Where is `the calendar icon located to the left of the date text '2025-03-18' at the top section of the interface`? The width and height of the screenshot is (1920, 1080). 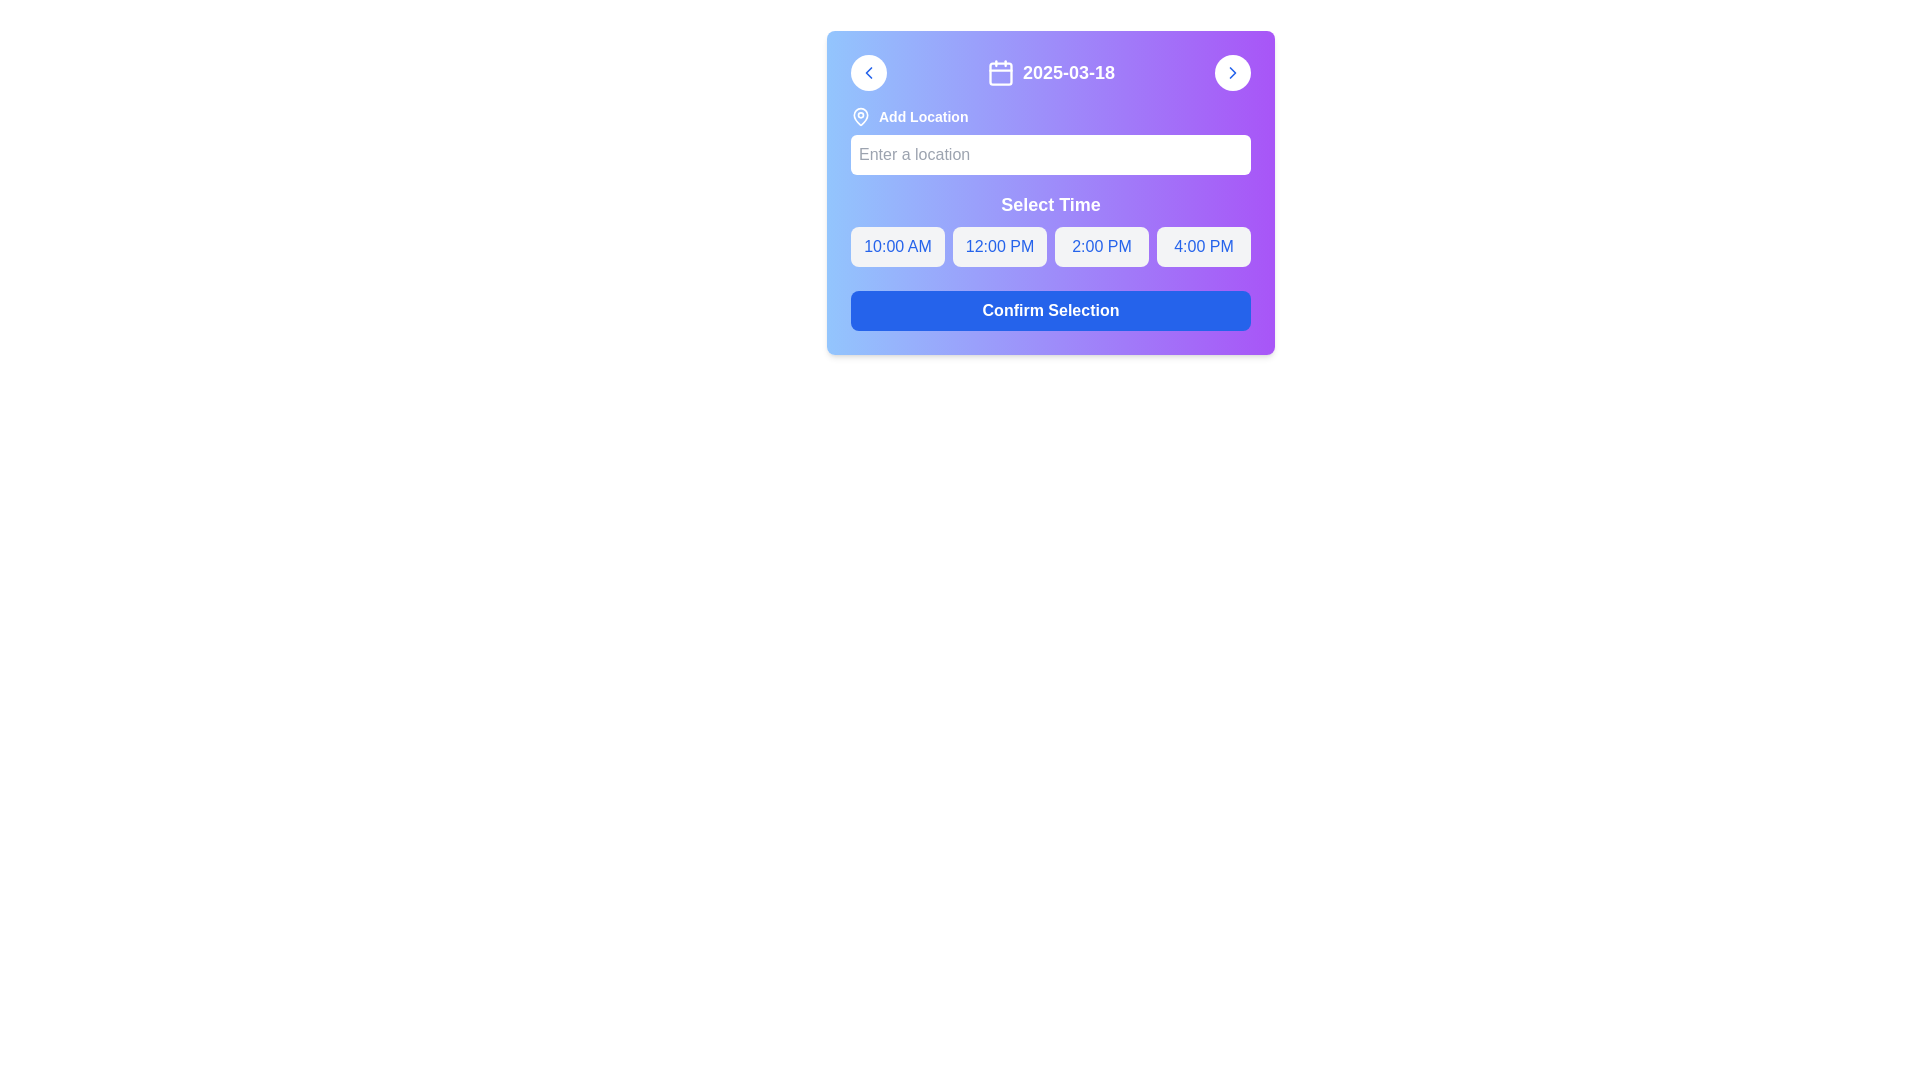 the calendar icon located to the left of the date text '2025-03-18' at the top section of the interface is located at coordinates (1000, 72).